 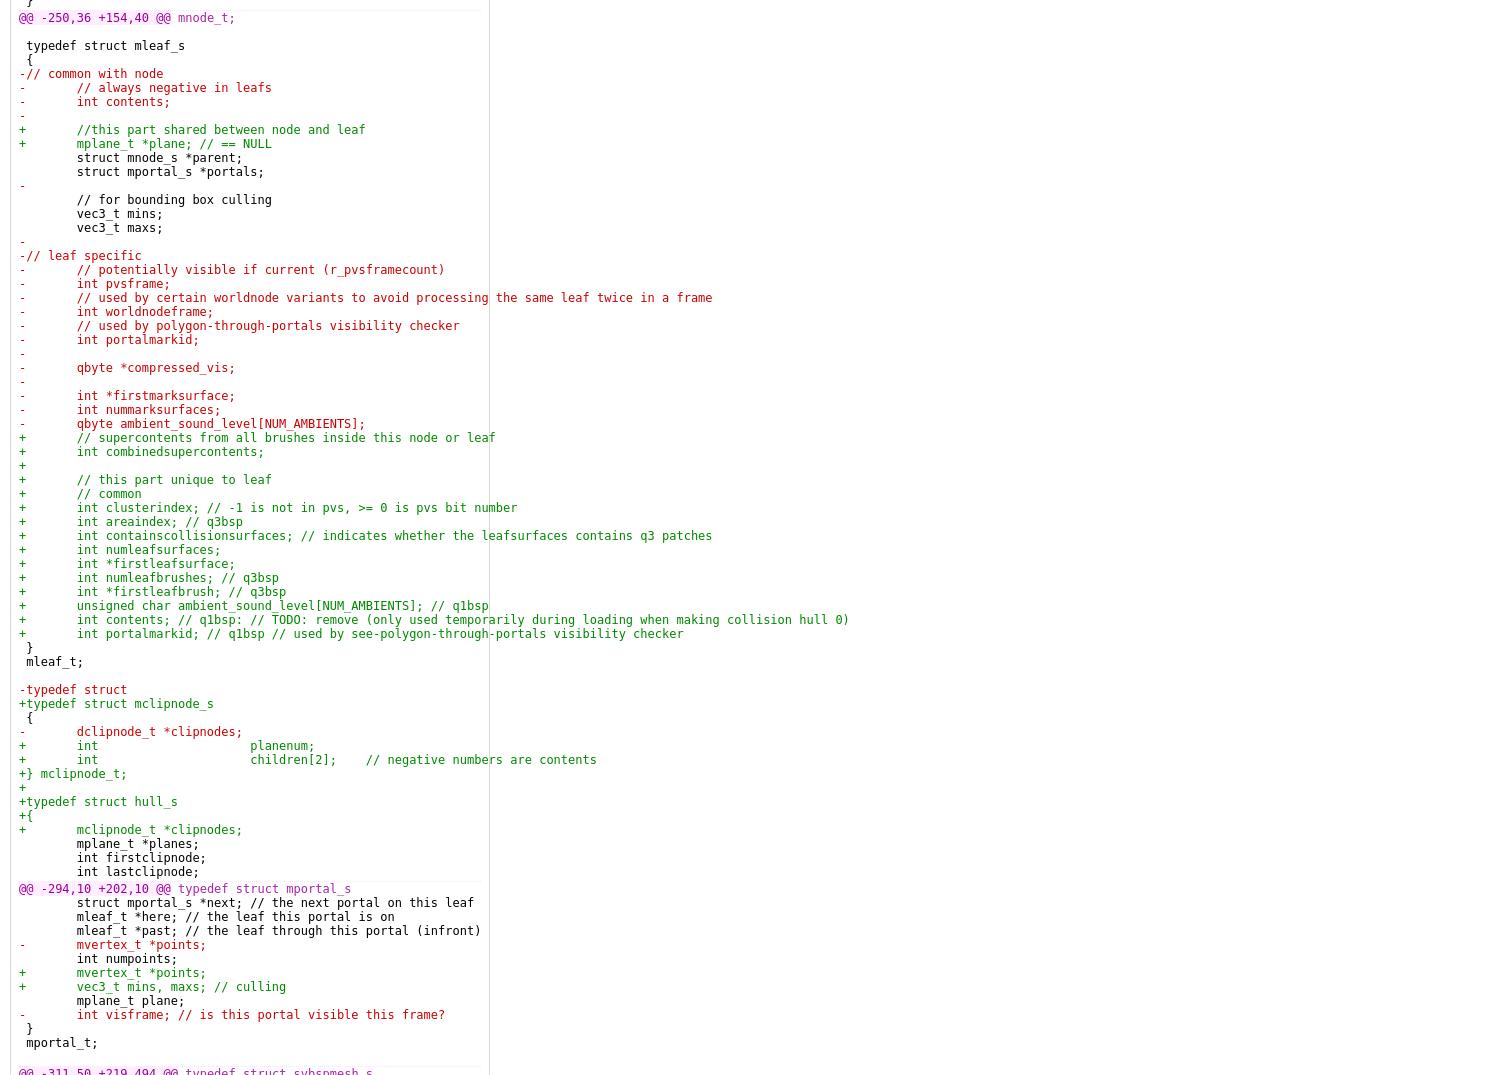 I want to click on '-       // always negative in leafs', so click(x=145, y=88).